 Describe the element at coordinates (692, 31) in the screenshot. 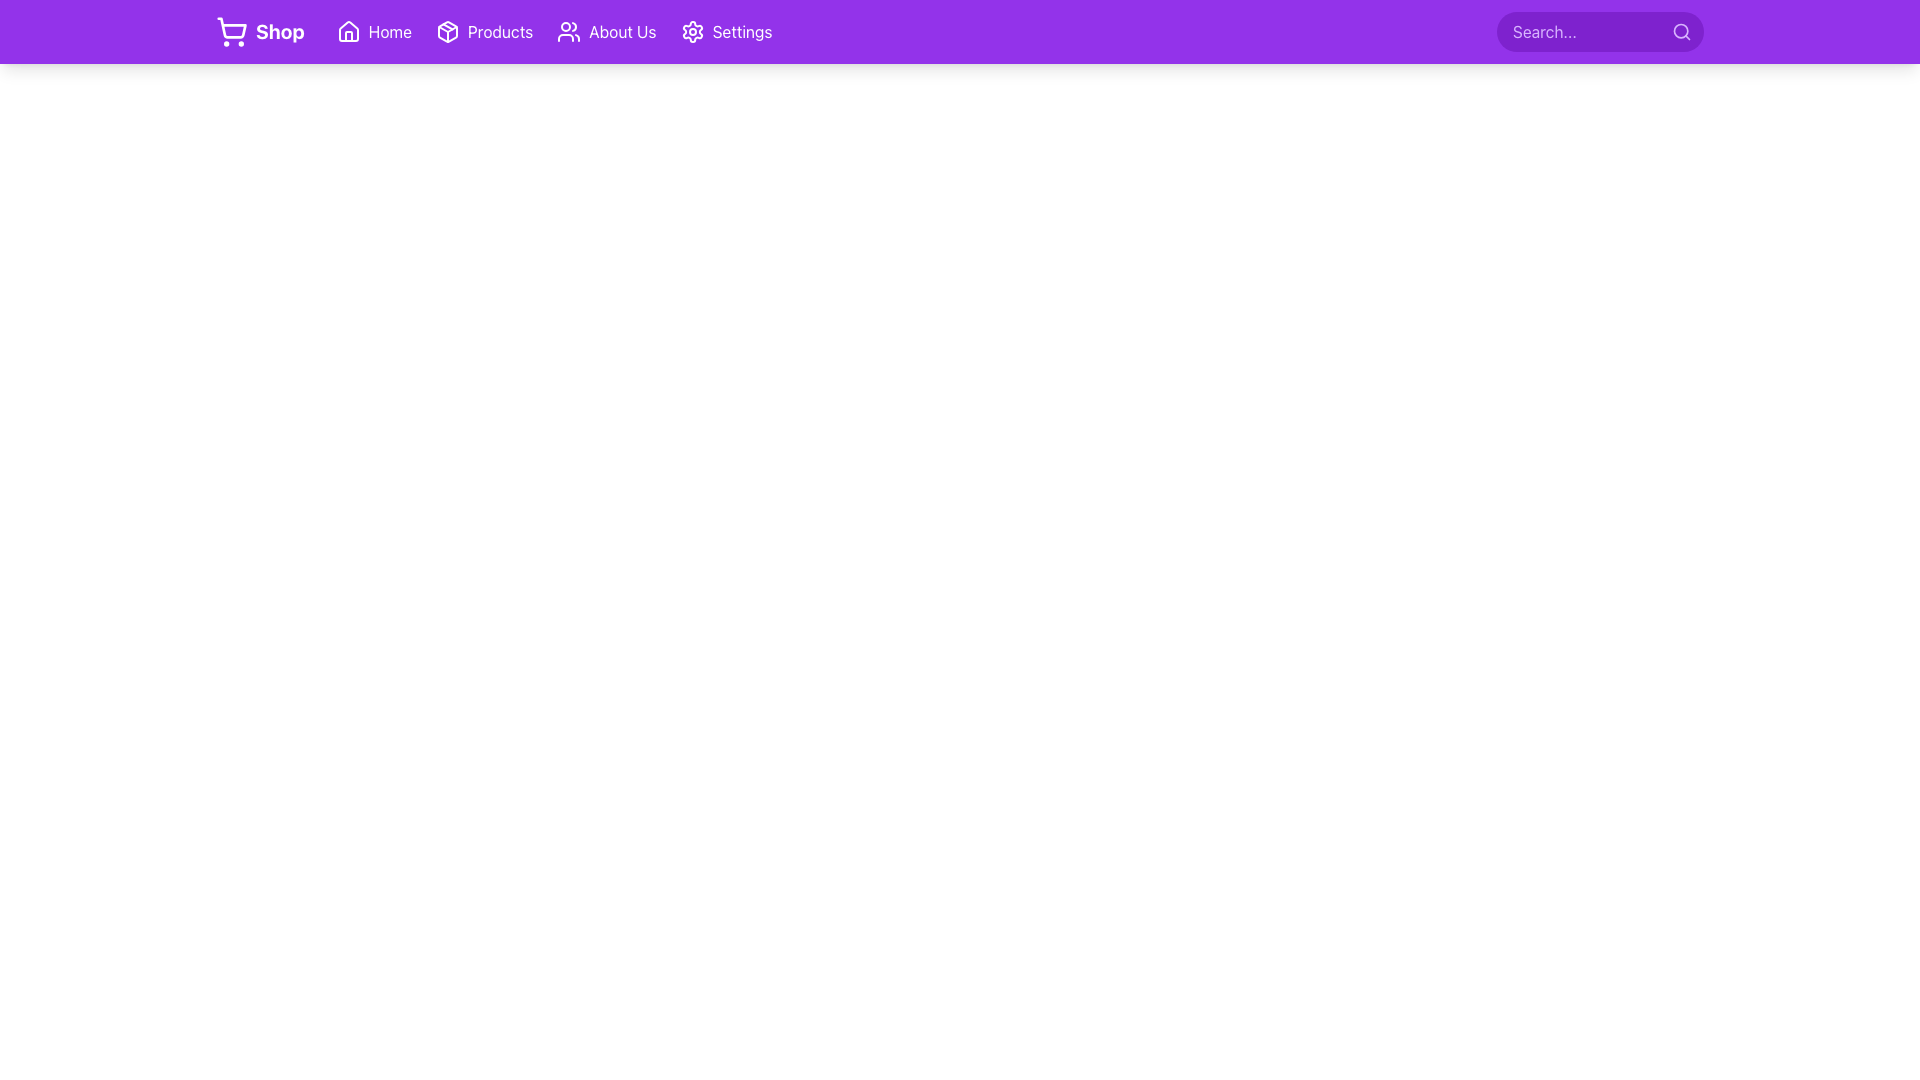

I see `the decorative graphic within the settings icon located at the far right of the navigation bar` at that location.